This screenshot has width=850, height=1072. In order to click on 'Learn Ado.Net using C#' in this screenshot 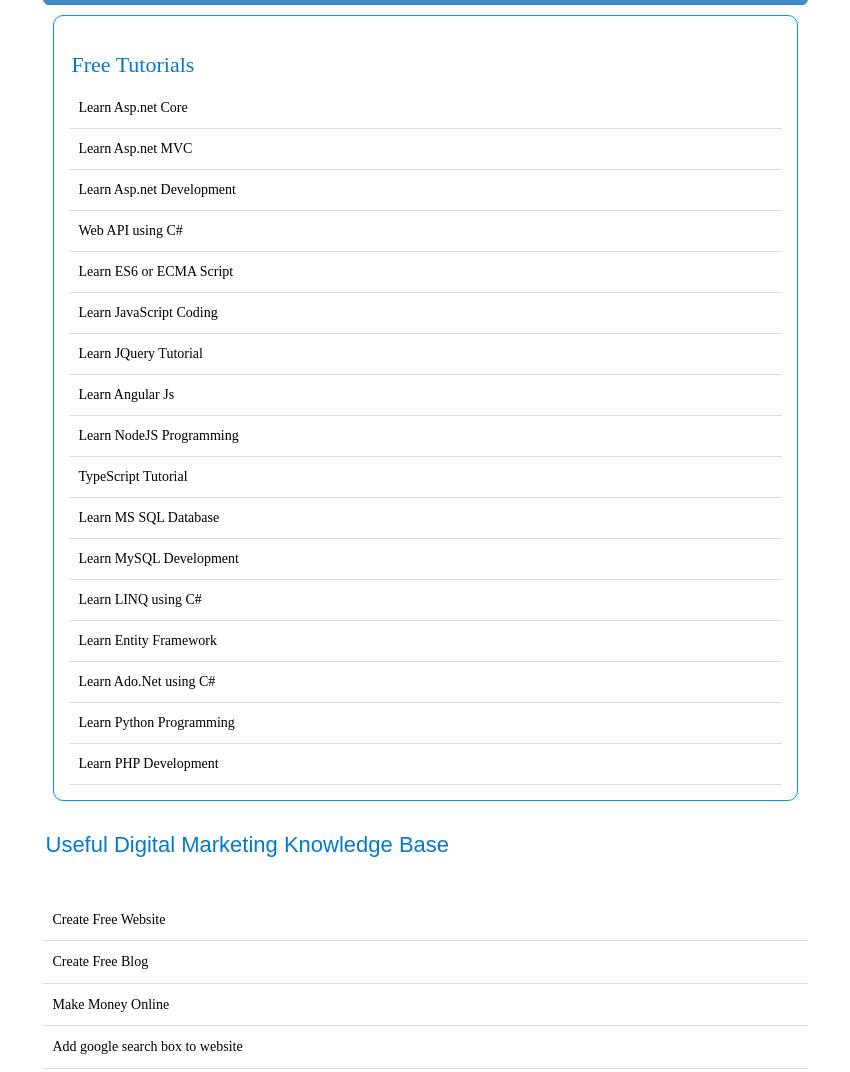, I will do `click(146, 680)`.